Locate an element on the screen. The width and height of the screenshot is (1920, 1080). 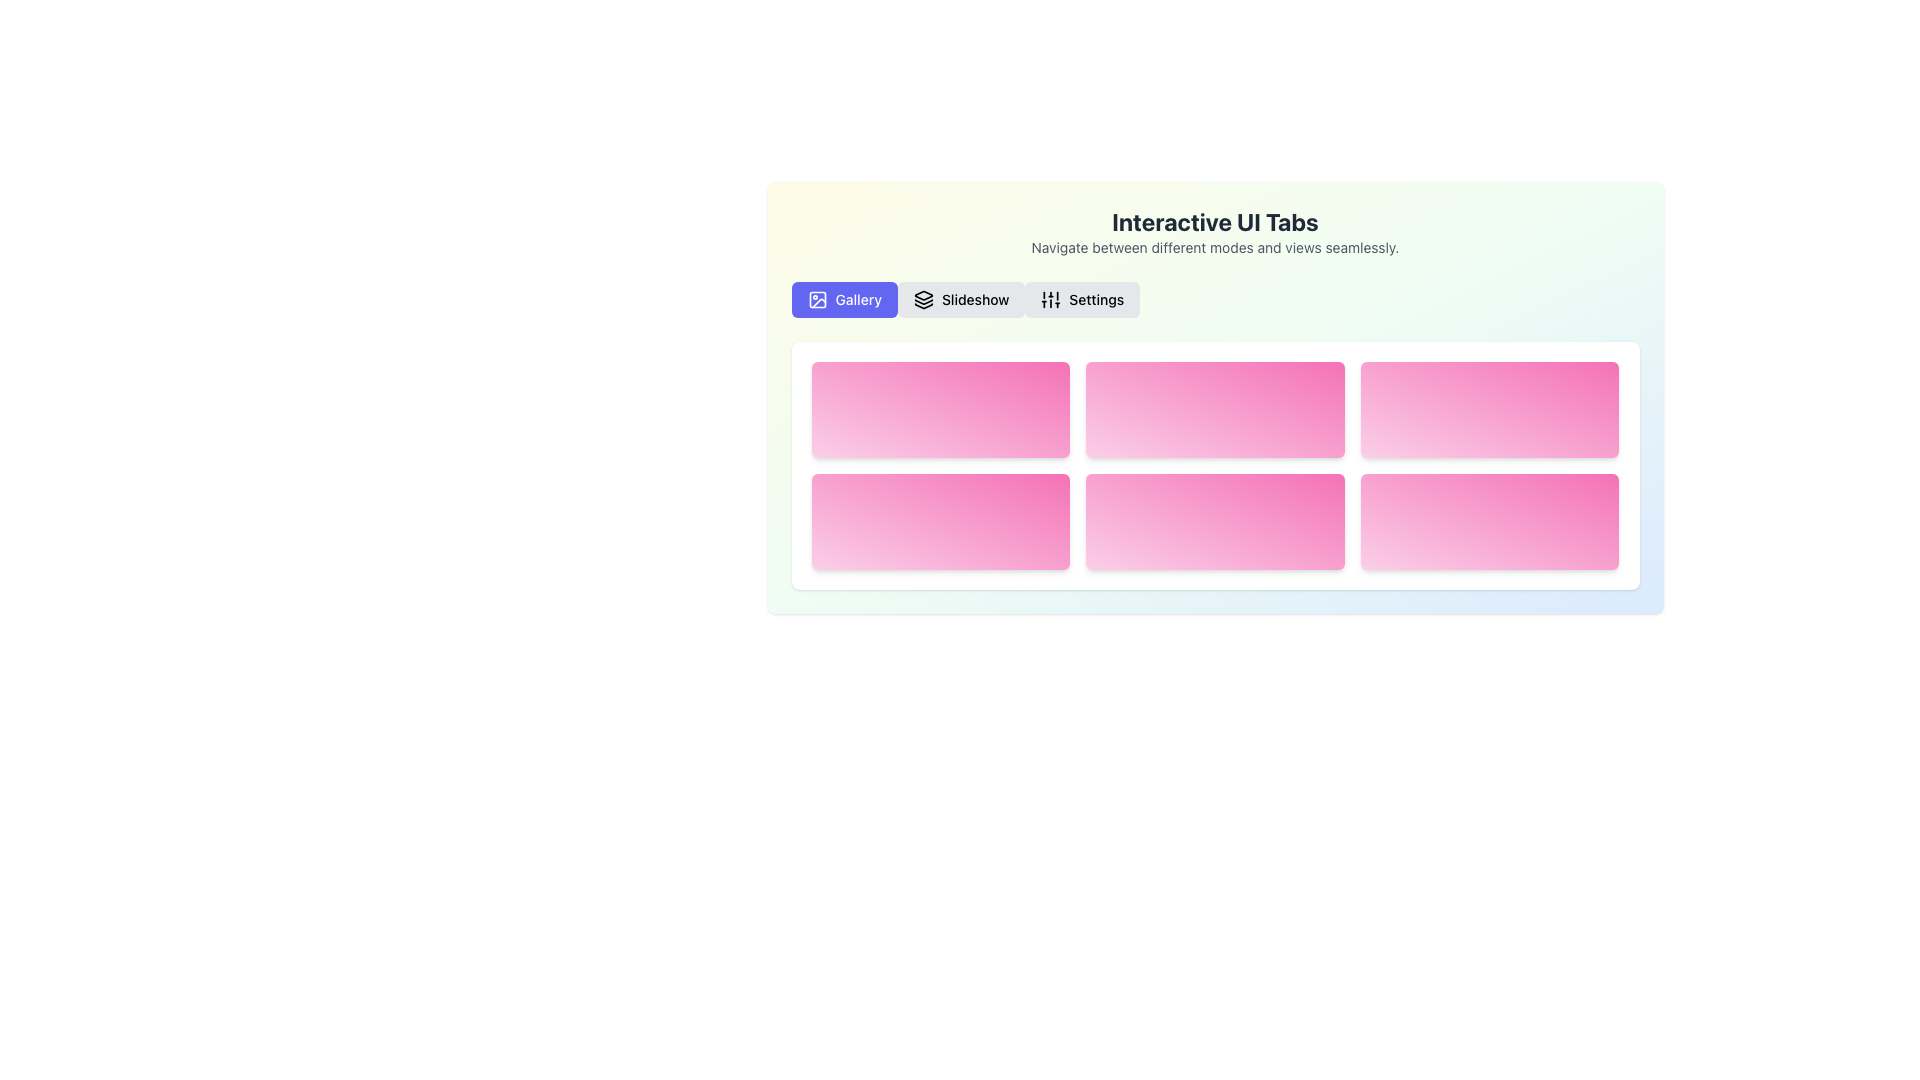
the icon representing three layered shapes is located at coordinates (922, 300).